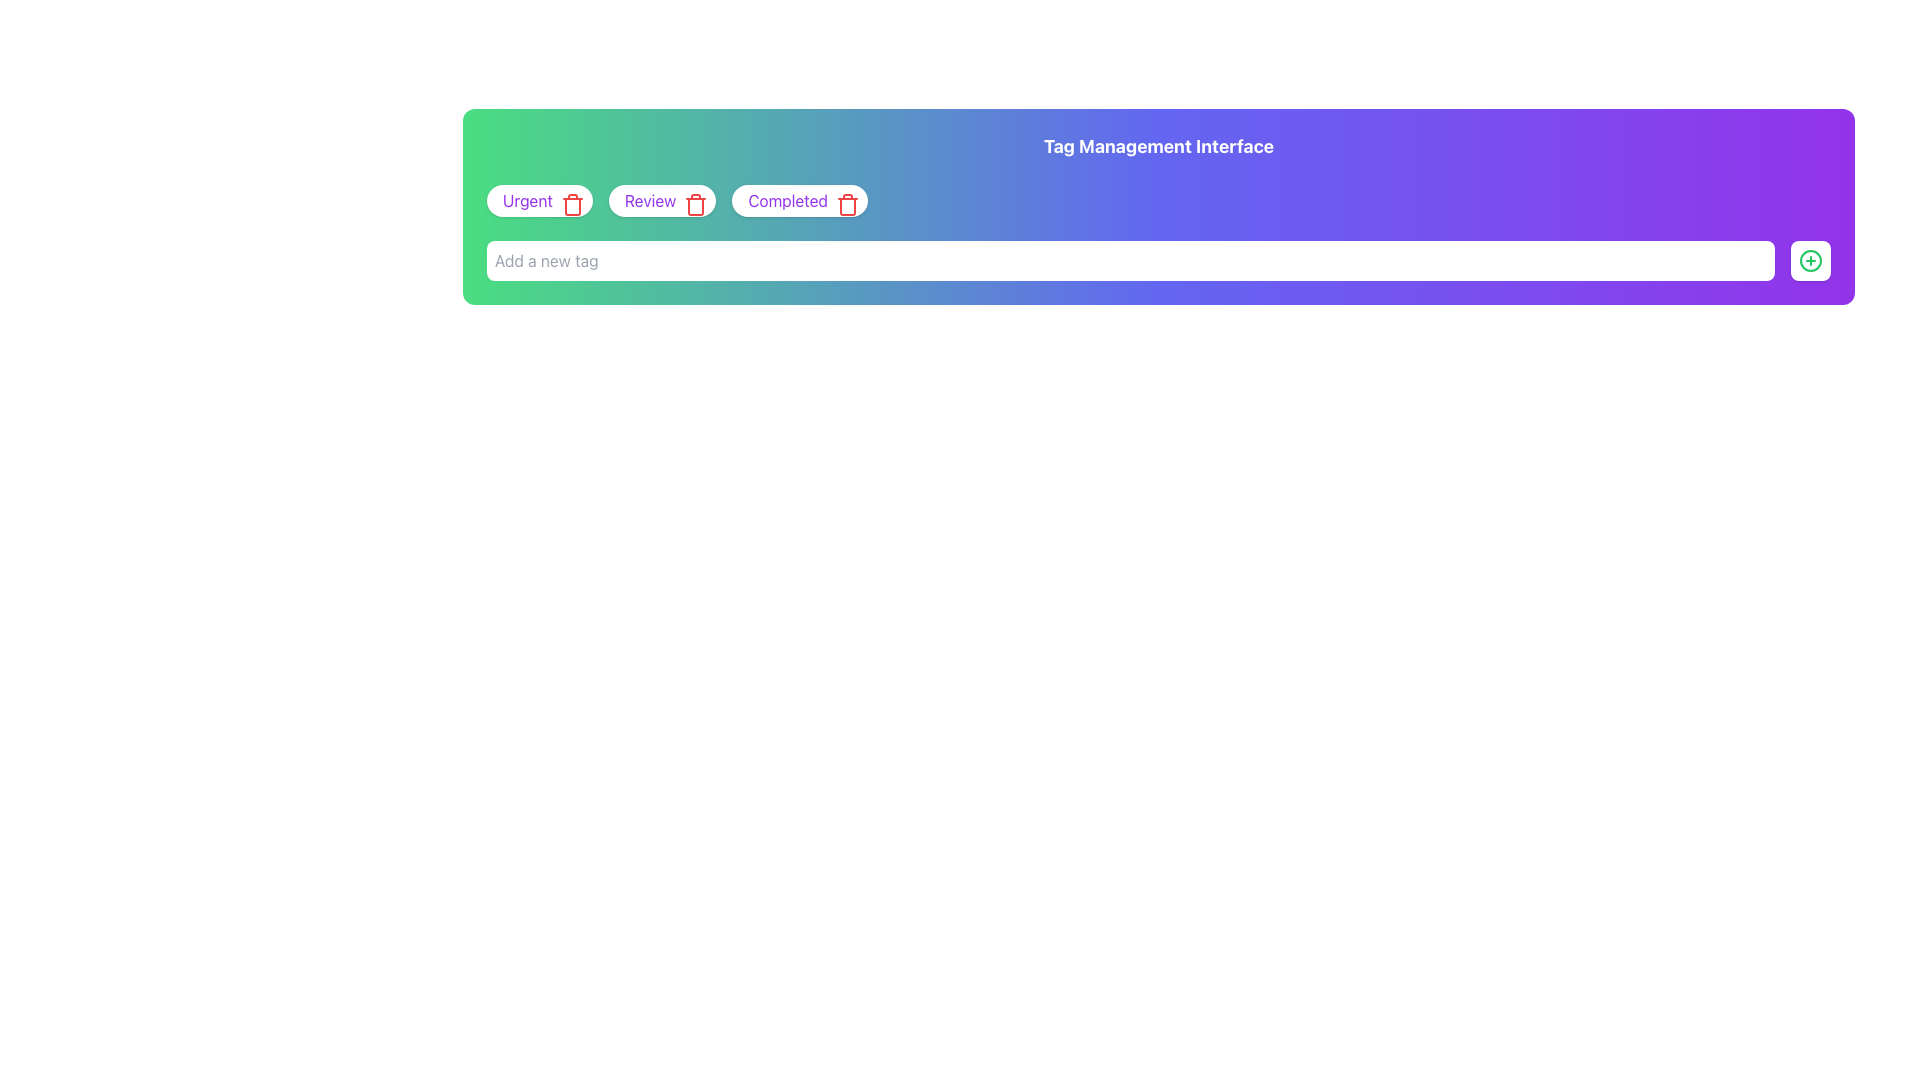 The height and width of the screenshot is (1080, 1920). What do you see at coordinates (1810, 260) in the screenshot?
I see `the SVG Circle Element that is part of the plus-circle icon located to the right side of the search bar` at bounding box center [1810, 260].